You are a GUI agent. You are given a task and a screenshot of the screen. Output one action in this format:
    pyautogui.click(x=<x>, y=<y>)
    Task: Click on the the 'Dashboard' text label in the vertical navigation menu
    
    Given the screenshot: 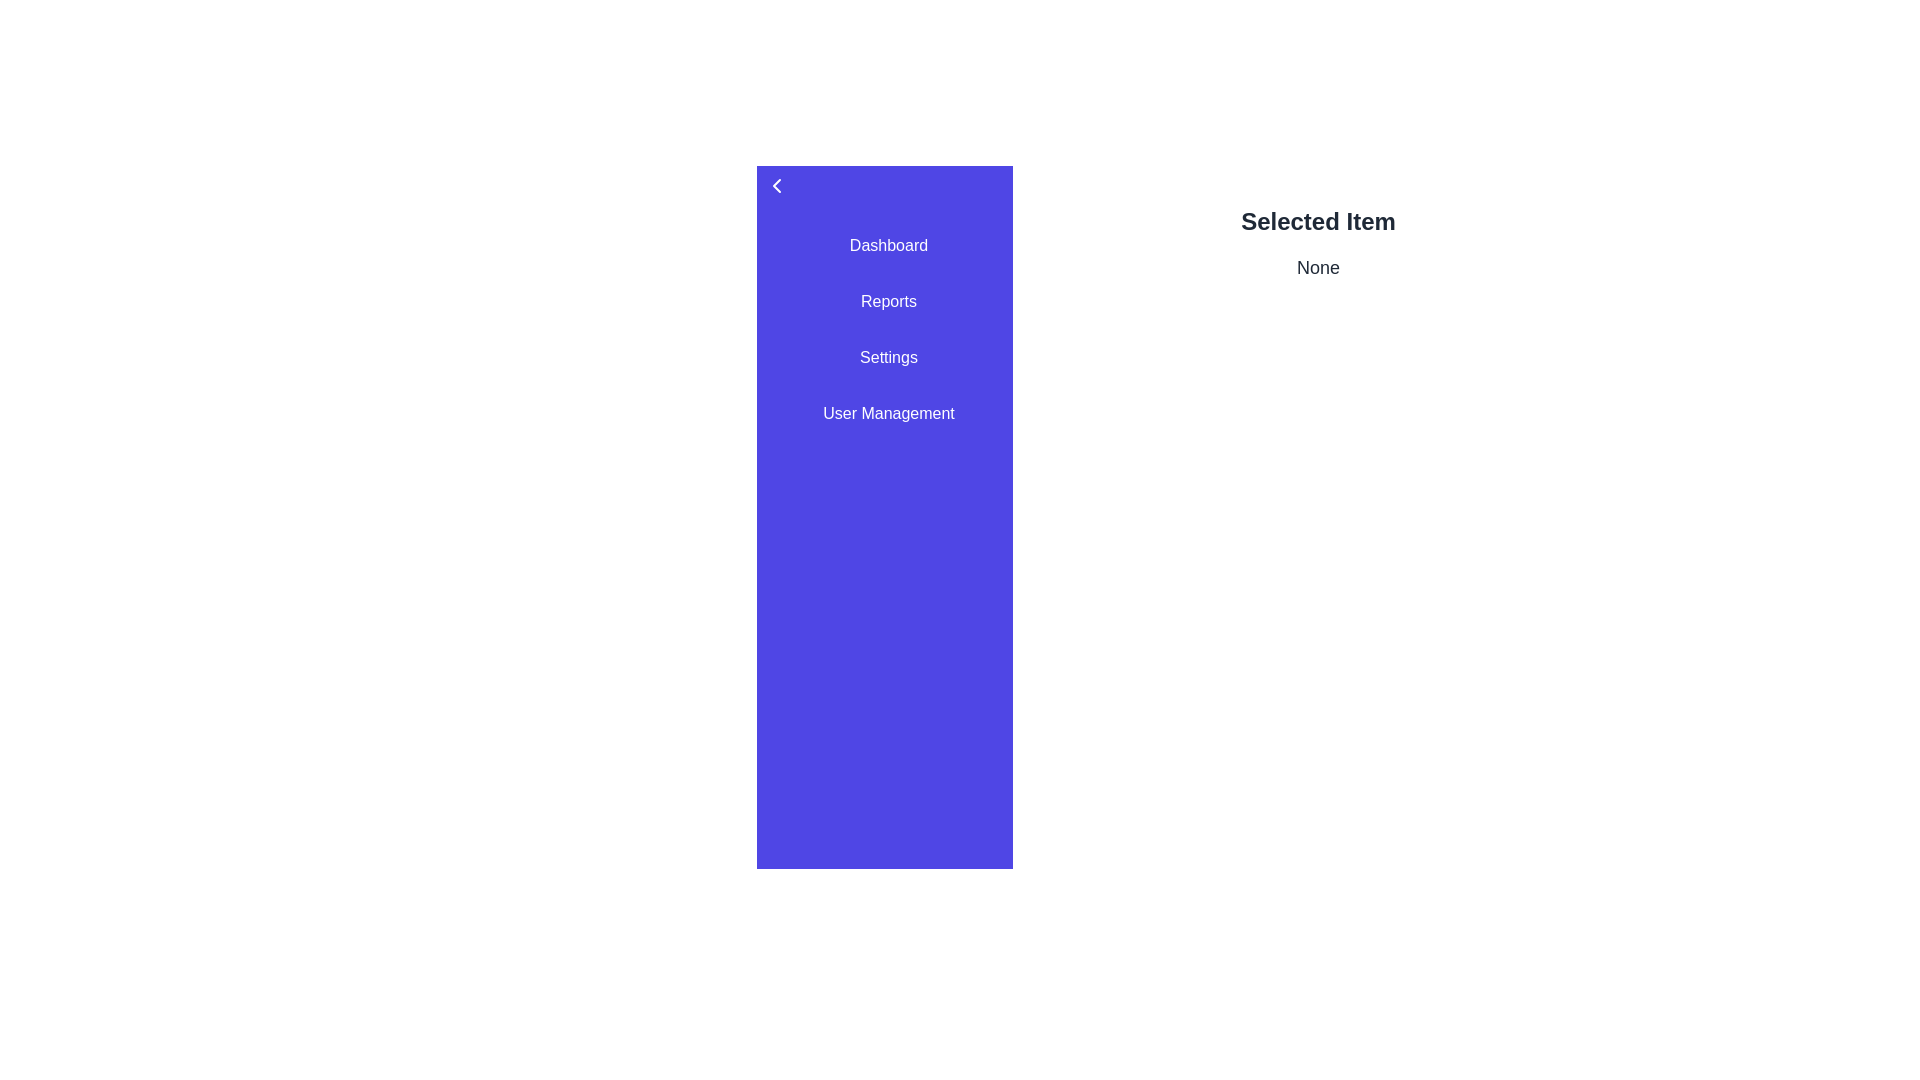 What is the action you would take?
    pyautogui.click(x=887, y=244)
    